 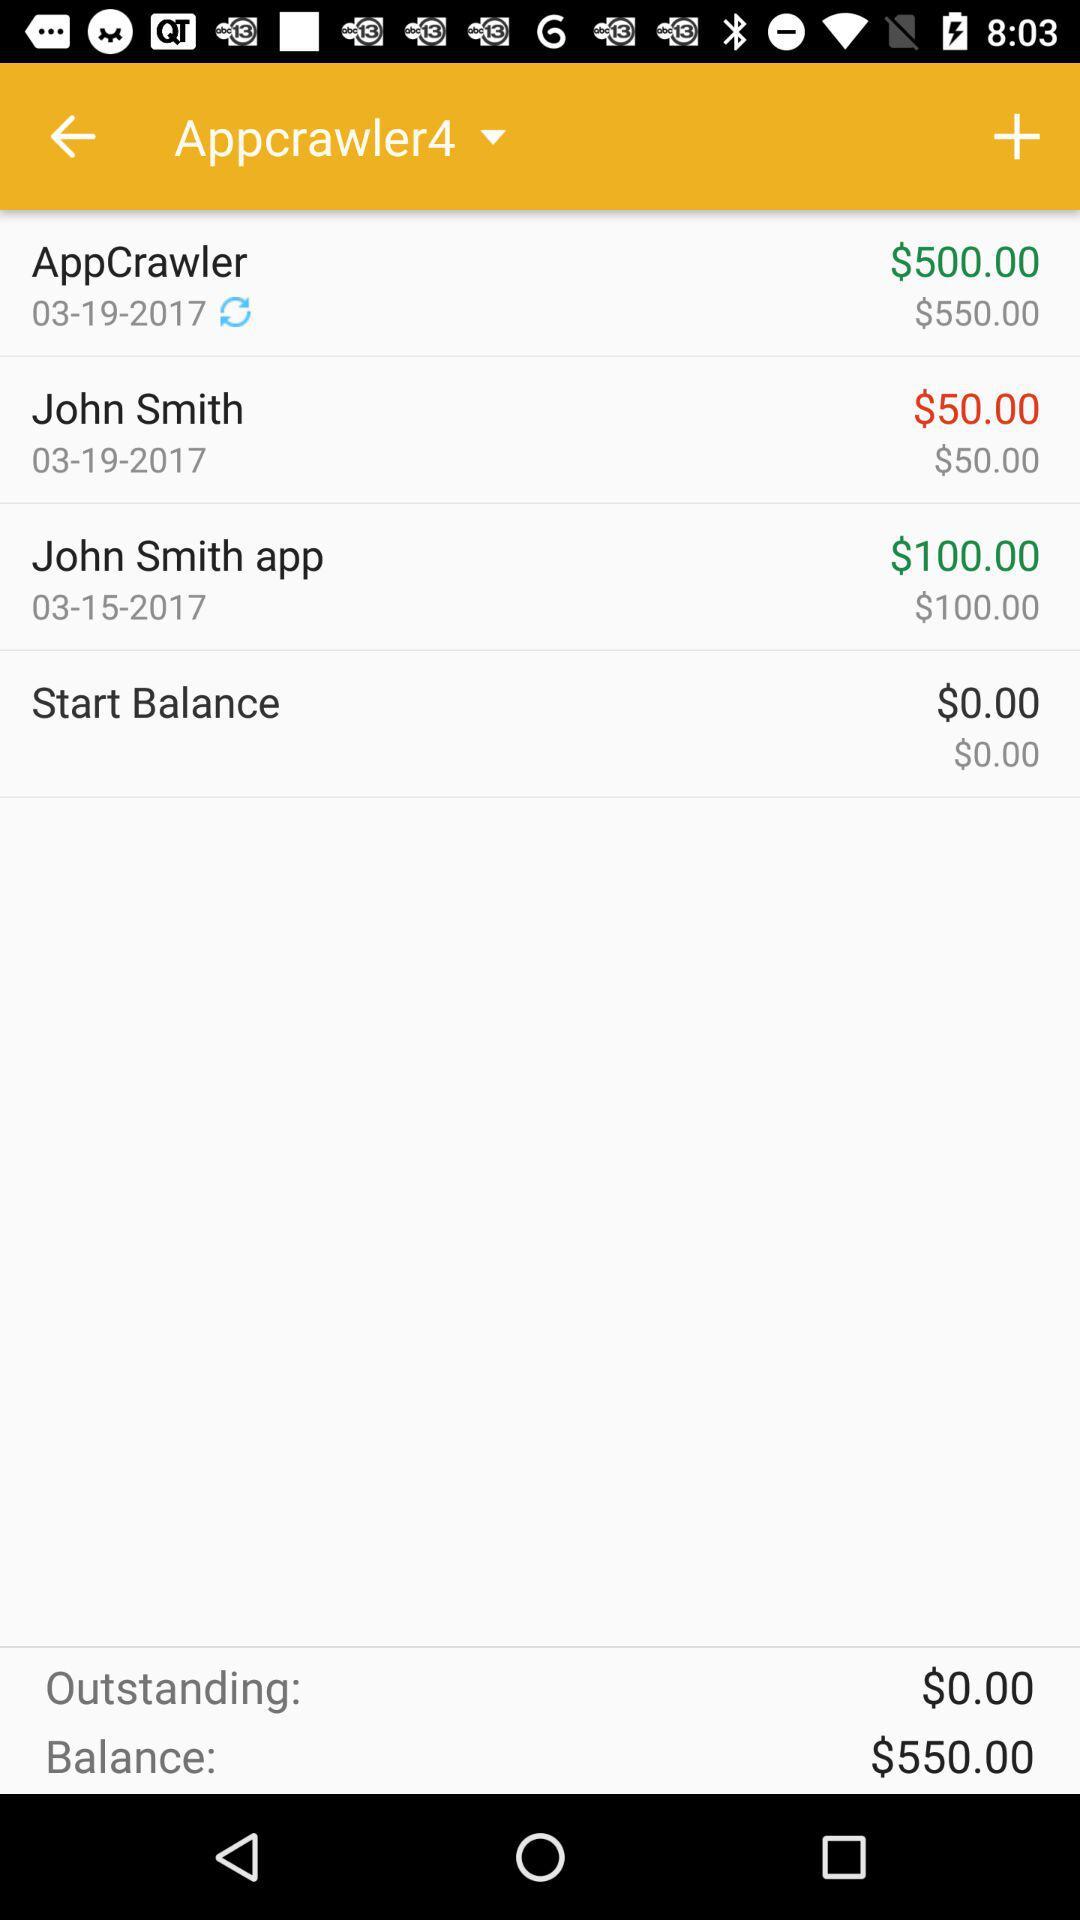 What do you see at coordinates (1017, 135) in the screenshot?
I see `app above $500.00` at bounding box center [1017, 135].